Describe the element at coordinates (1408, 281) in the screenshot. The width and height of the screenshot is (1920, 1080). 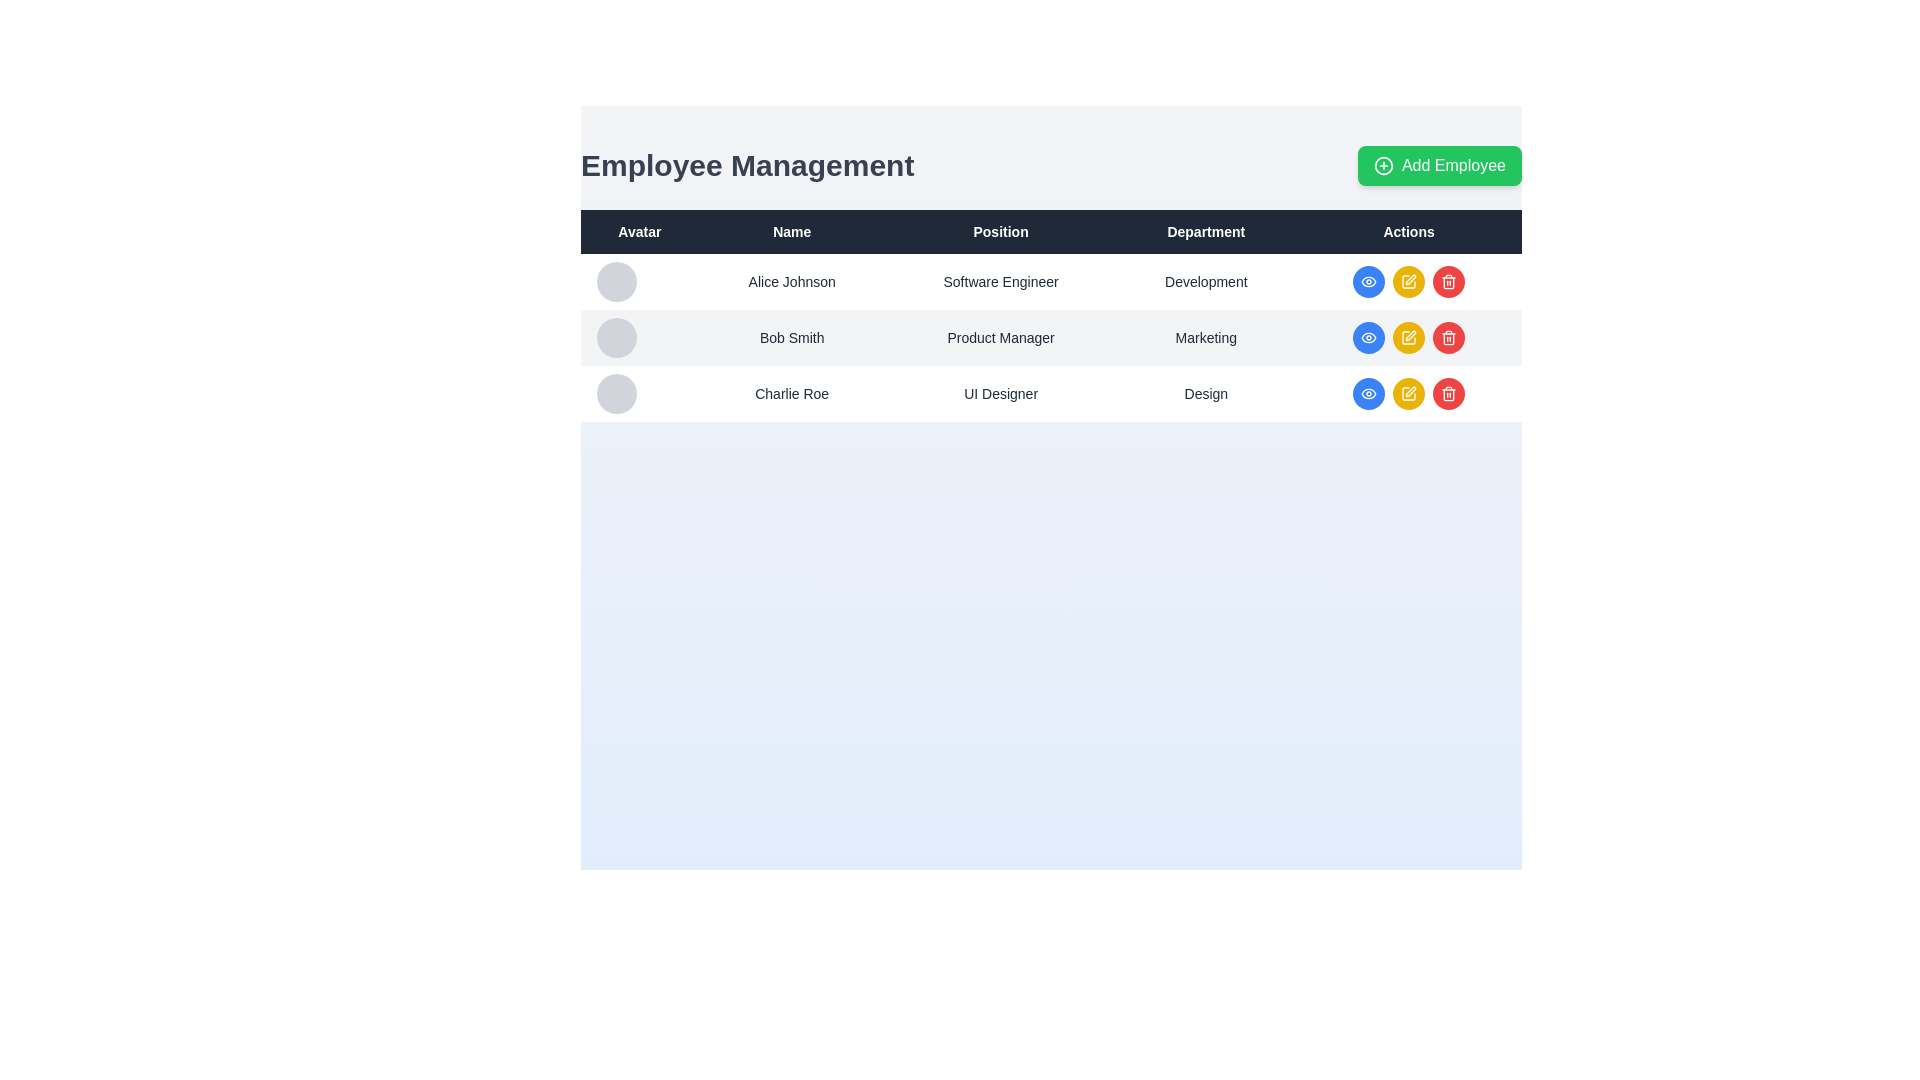
I see `the second button in the rightmost column labeled 'Actions' in the row for 'Alice Johnson' to initiate the edit action` at that location.